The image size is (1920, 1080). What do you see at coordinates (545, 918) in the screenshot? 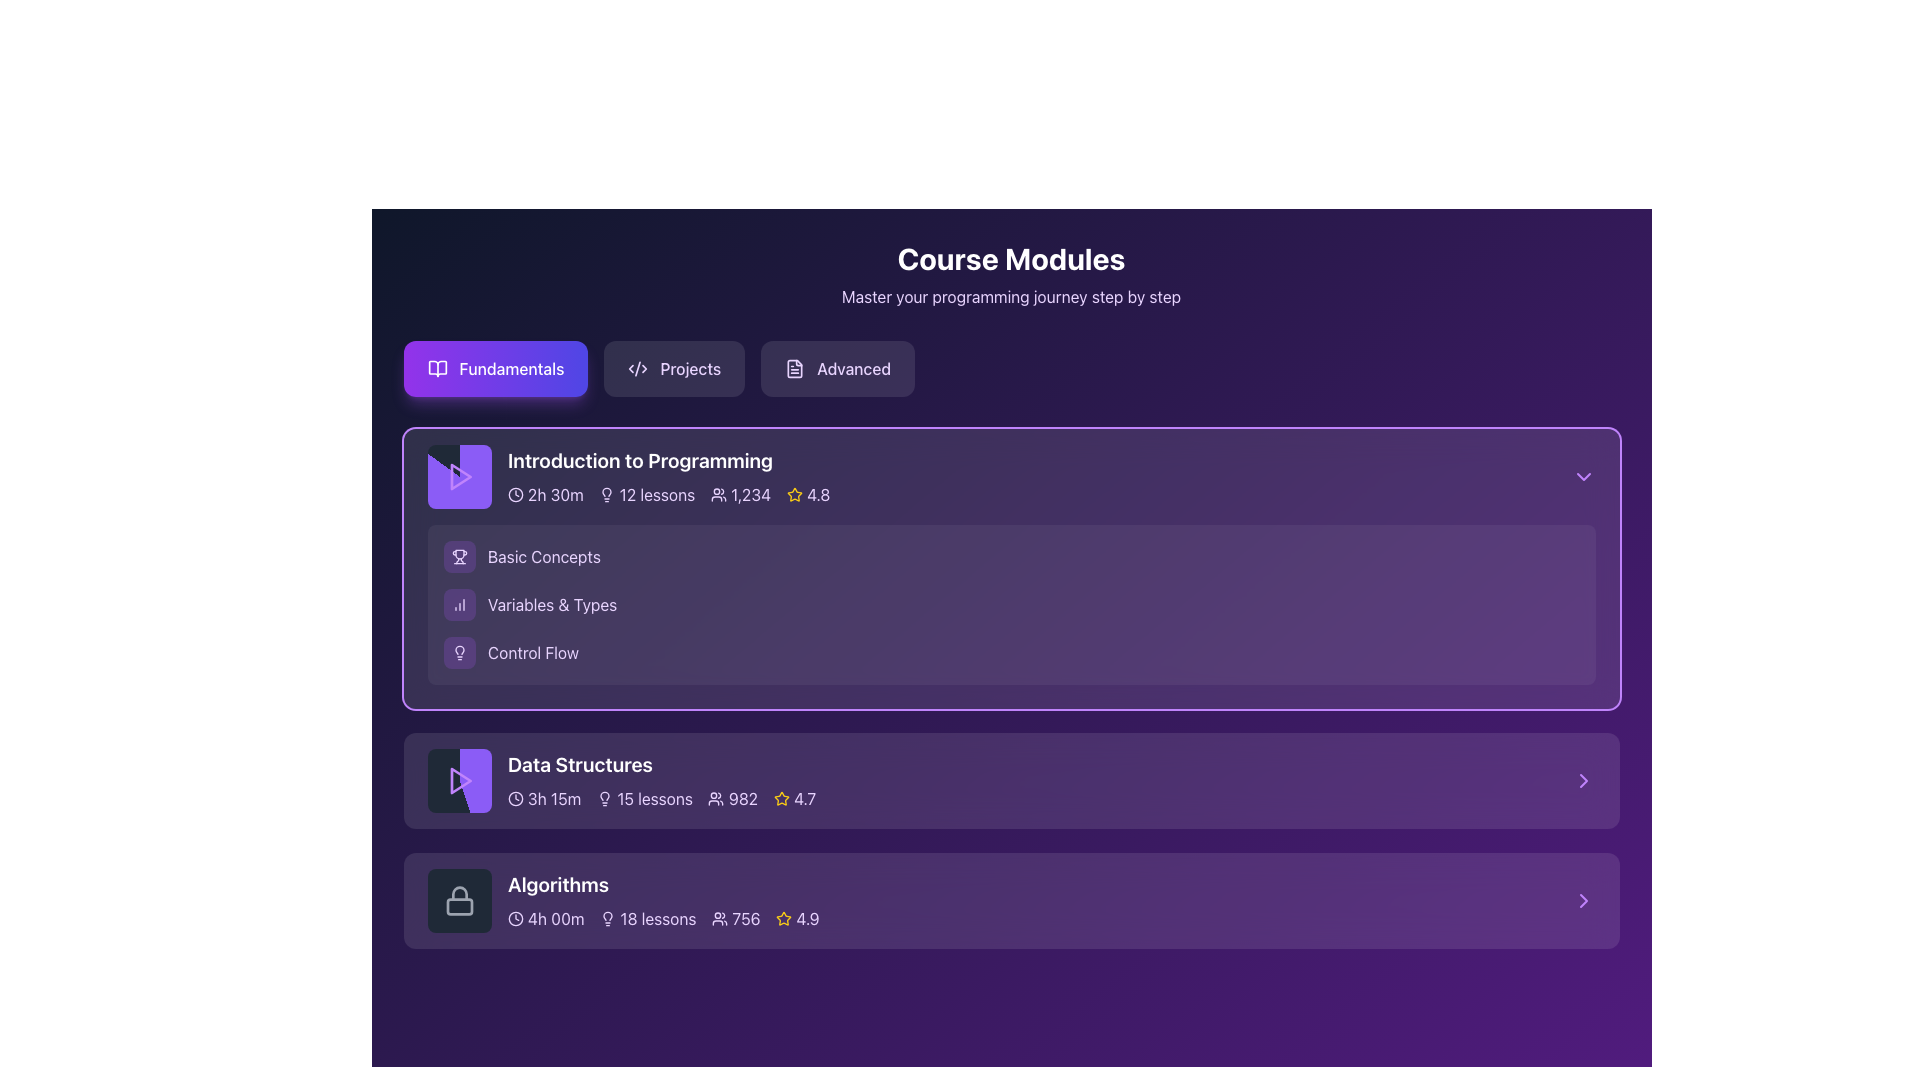
I see `the Duration display located in the 'Algorithms' section, which shows the total time duration for the course` at bounding box center [545, 918].